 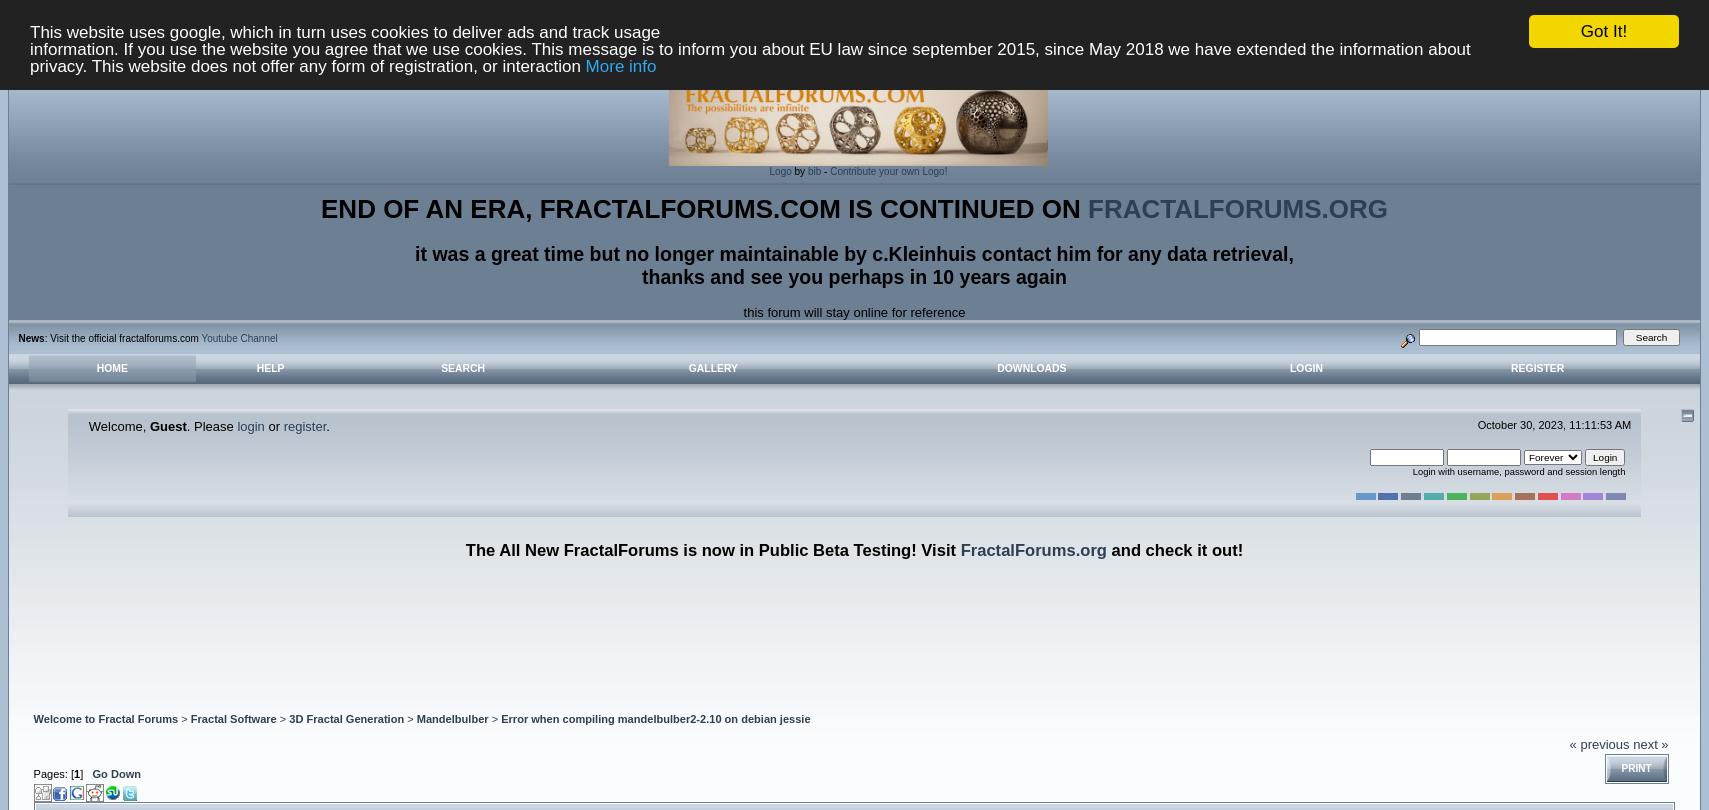 I want to click on 'login', so click(x=249, y=425).